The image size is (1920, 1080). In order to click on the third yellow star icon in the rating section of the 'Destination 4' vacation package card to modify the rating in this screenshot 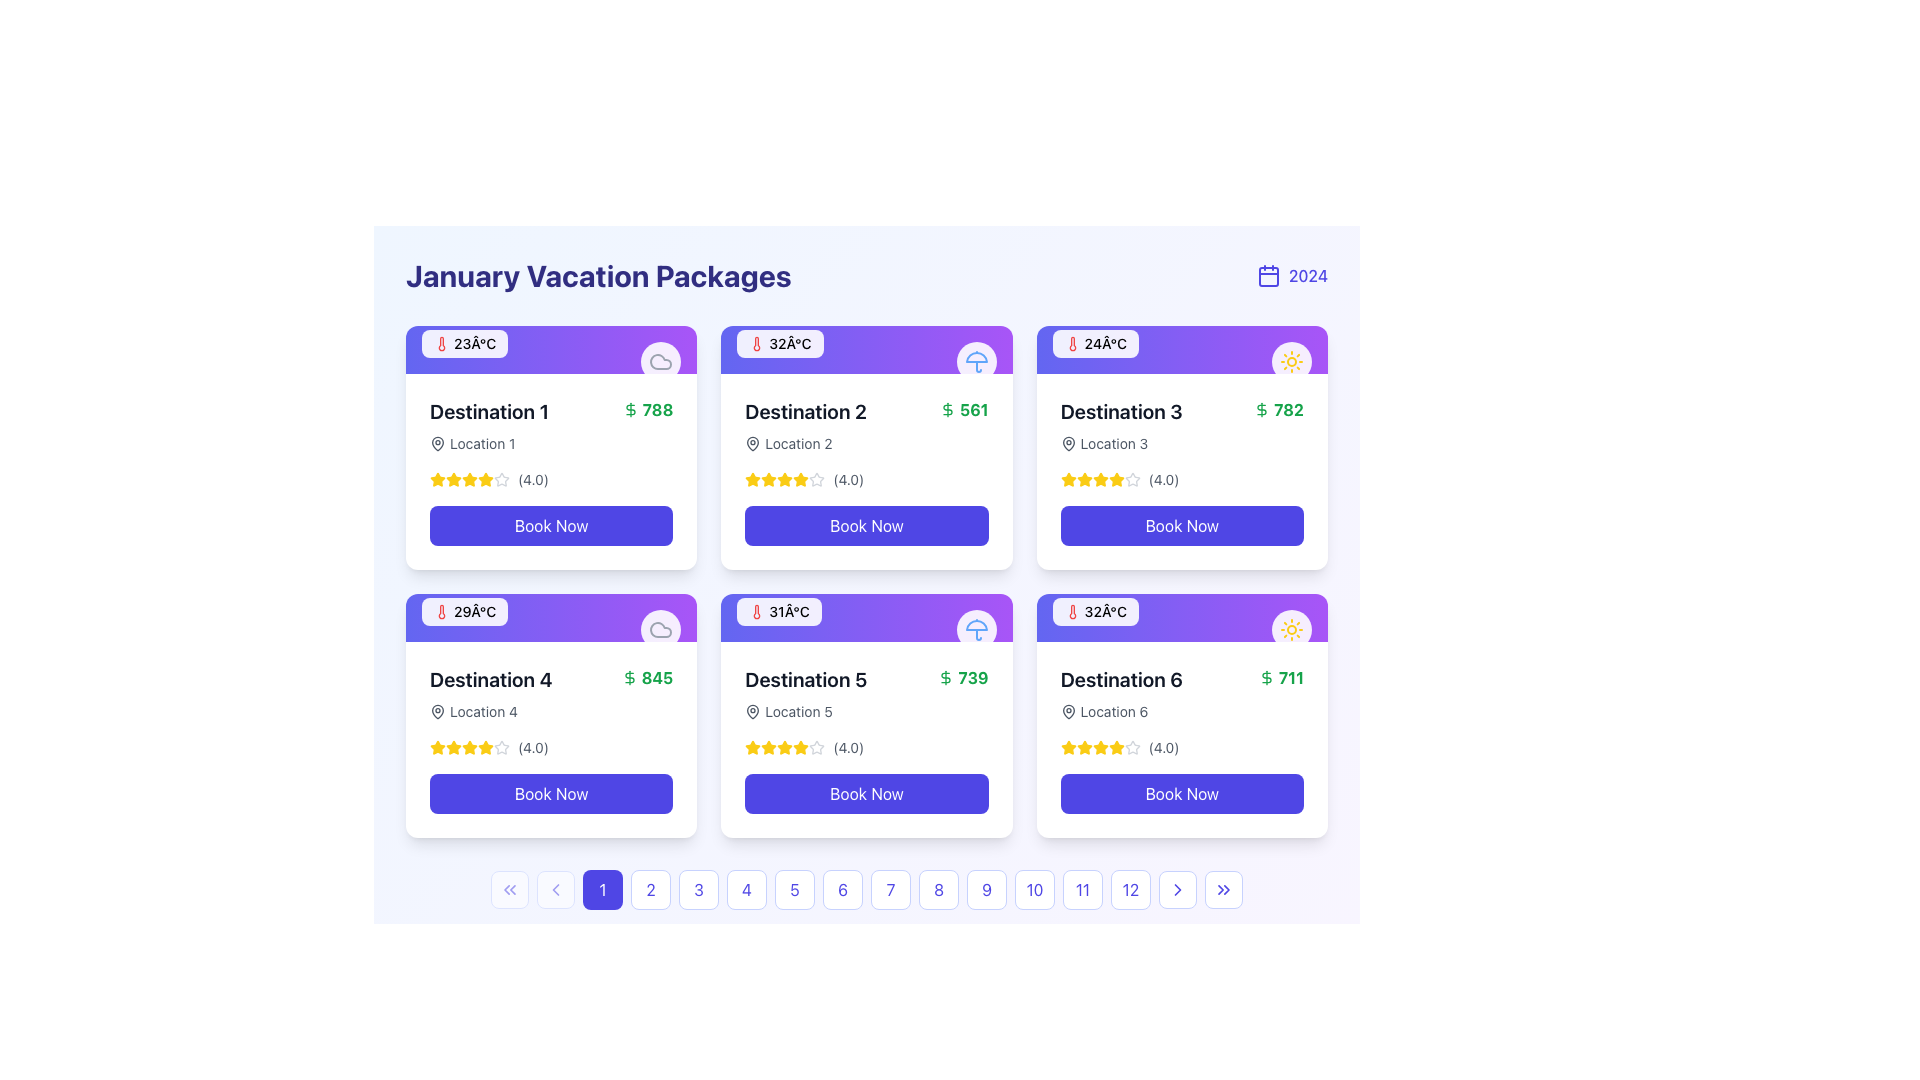, I will do `click(469, 747)`.